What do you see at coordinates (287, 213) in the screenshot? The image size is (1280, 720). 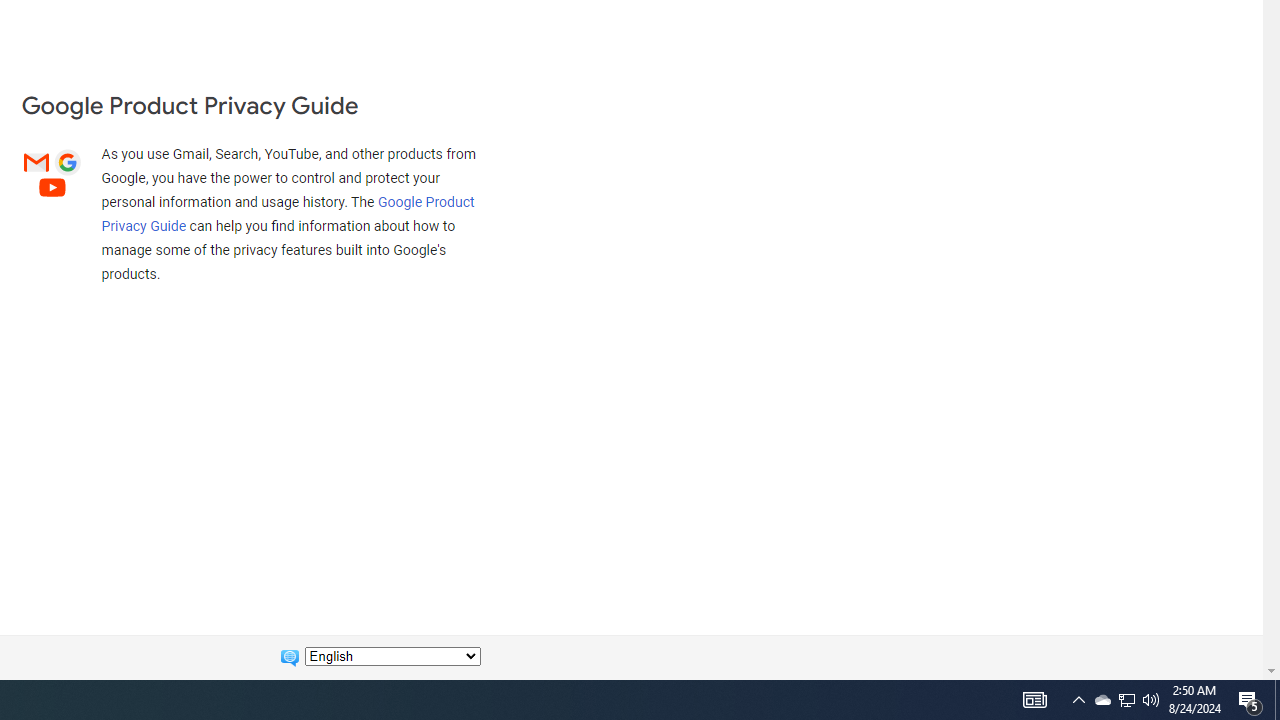 I see `'Google Product Privacy Guide'` at bounding box center [287, 213].